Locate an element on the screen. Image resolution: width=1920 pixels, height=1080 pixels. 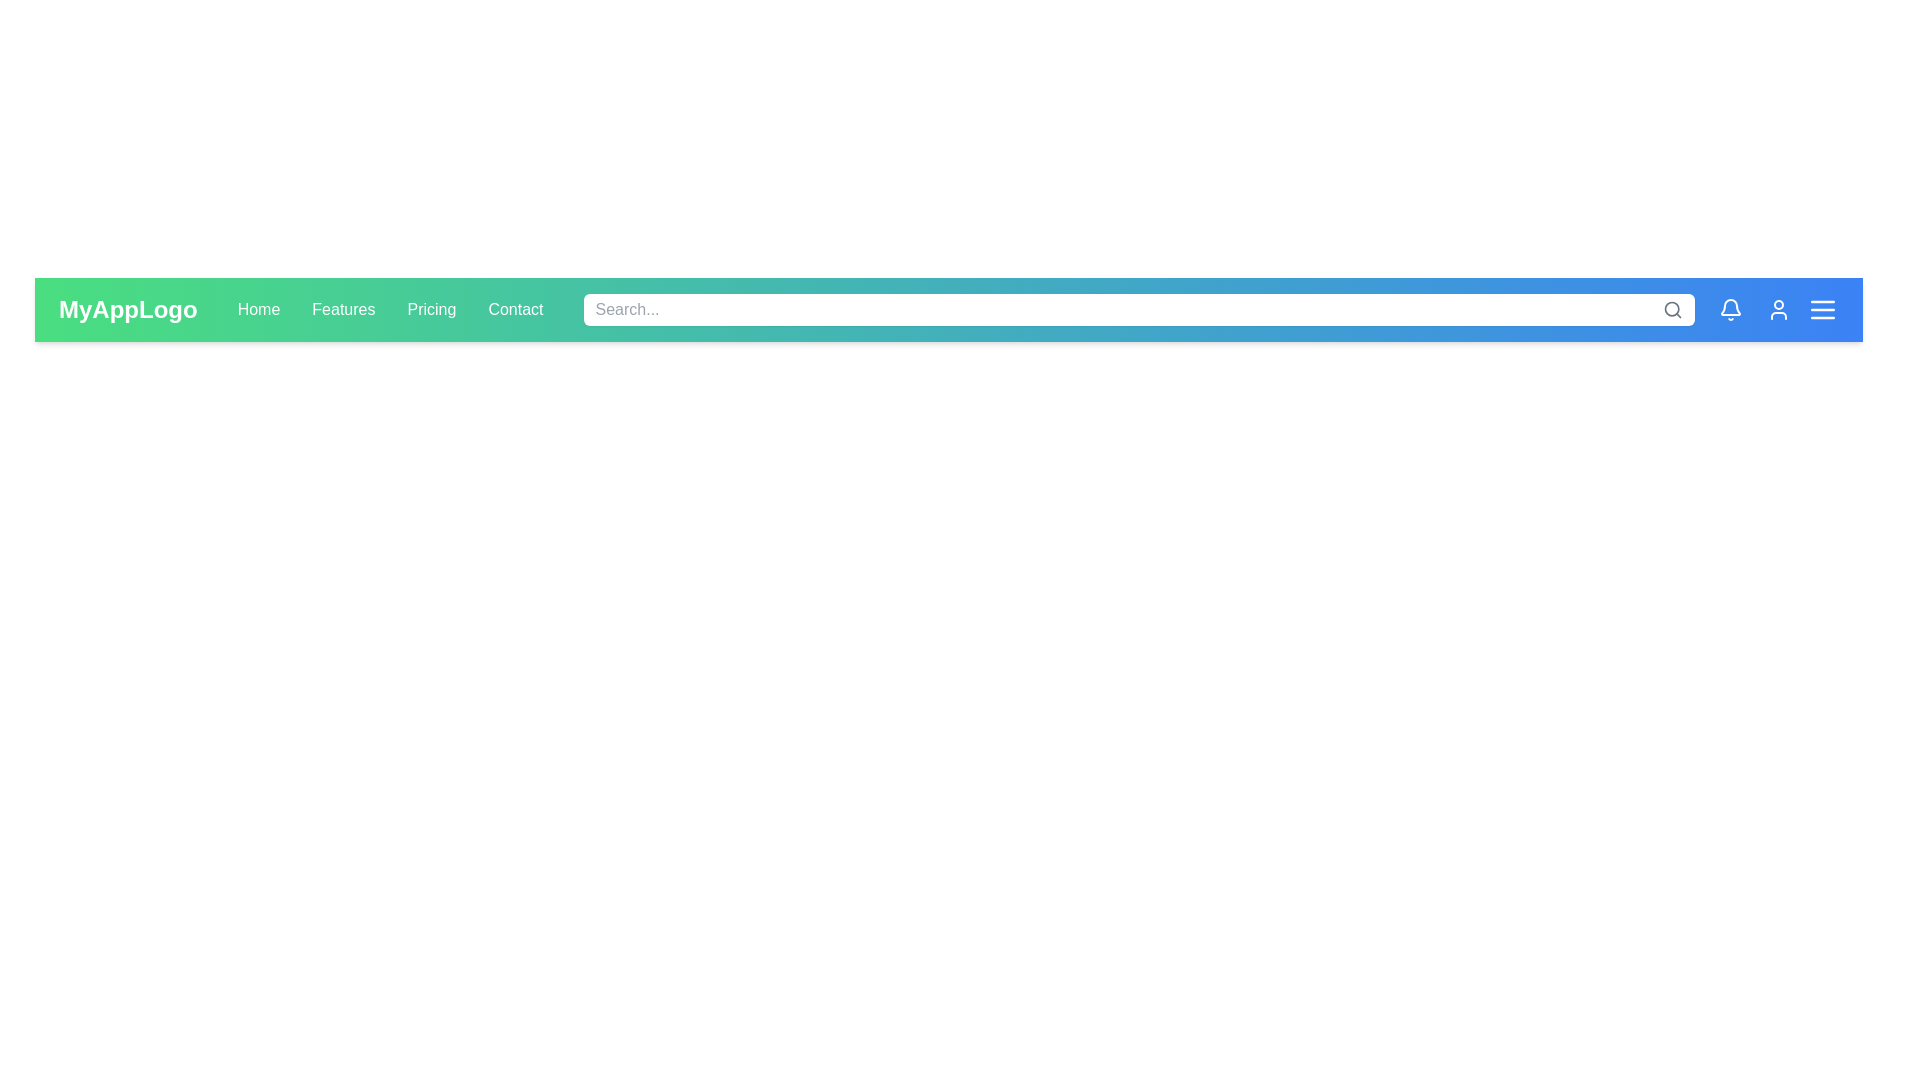
the bell icon located on the right side of the navigation bar is located at coordinates (1730, 309).